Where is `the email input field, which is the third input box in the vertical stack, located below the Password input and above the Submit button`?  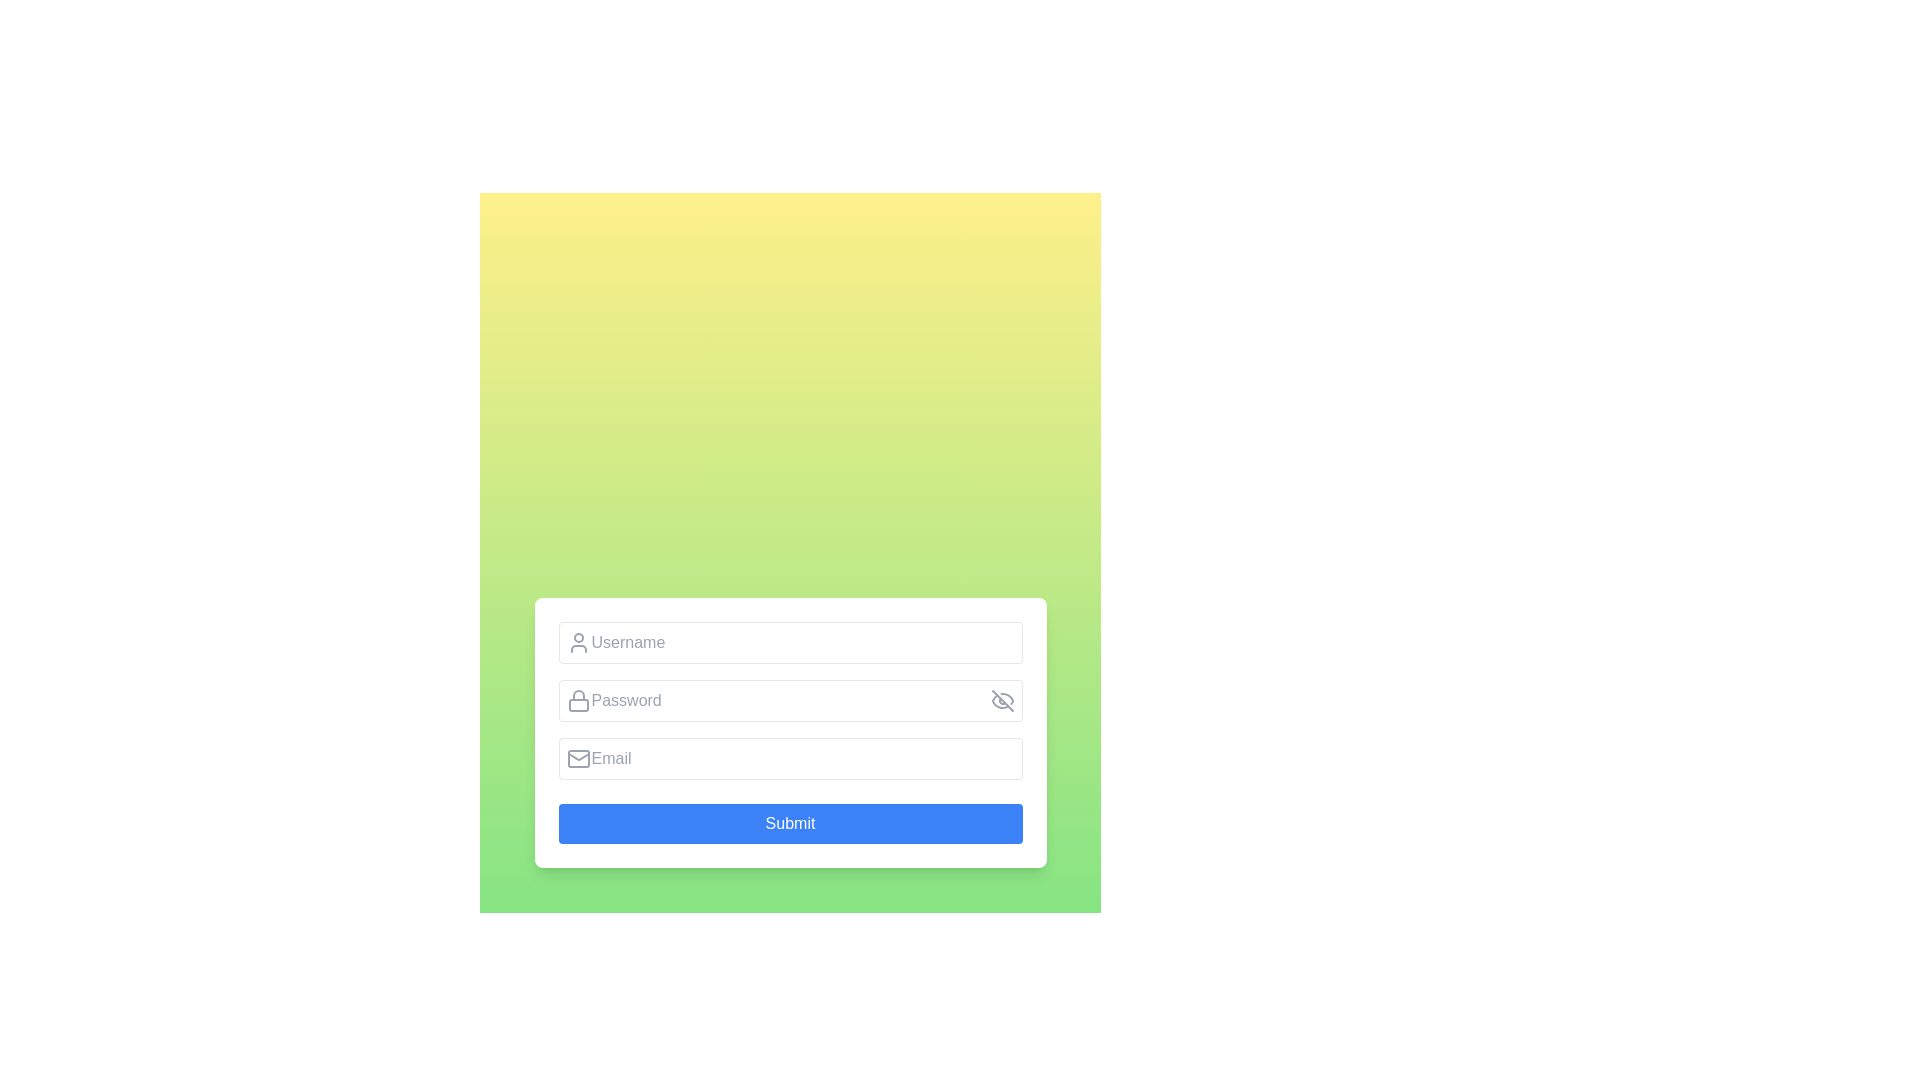
the email input field, which is the third input box in the vertical stack, located below the Password input and above the Submit button is located at coordinates (789, 759).